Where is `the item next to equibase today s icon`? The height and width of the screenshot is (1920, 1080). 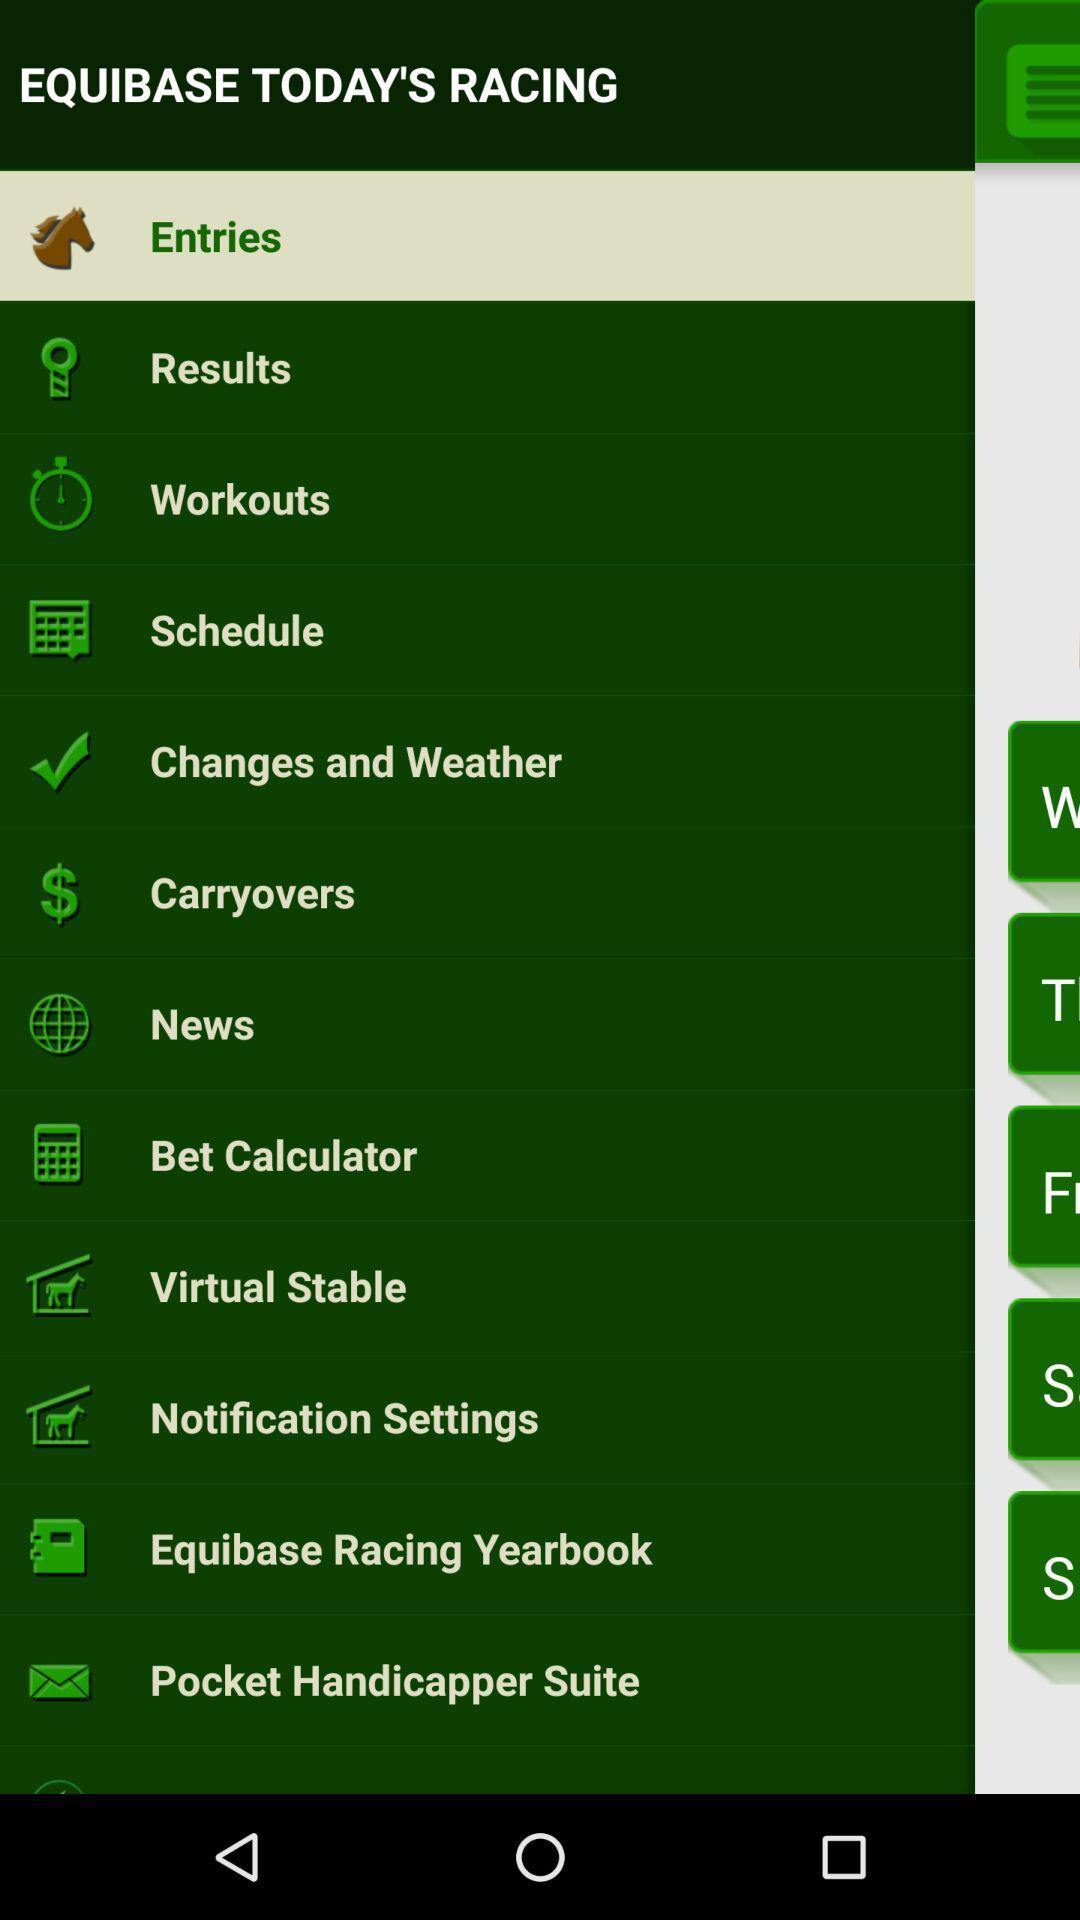
the item next to equibase today s icon is located at coordinates (1035, 86).